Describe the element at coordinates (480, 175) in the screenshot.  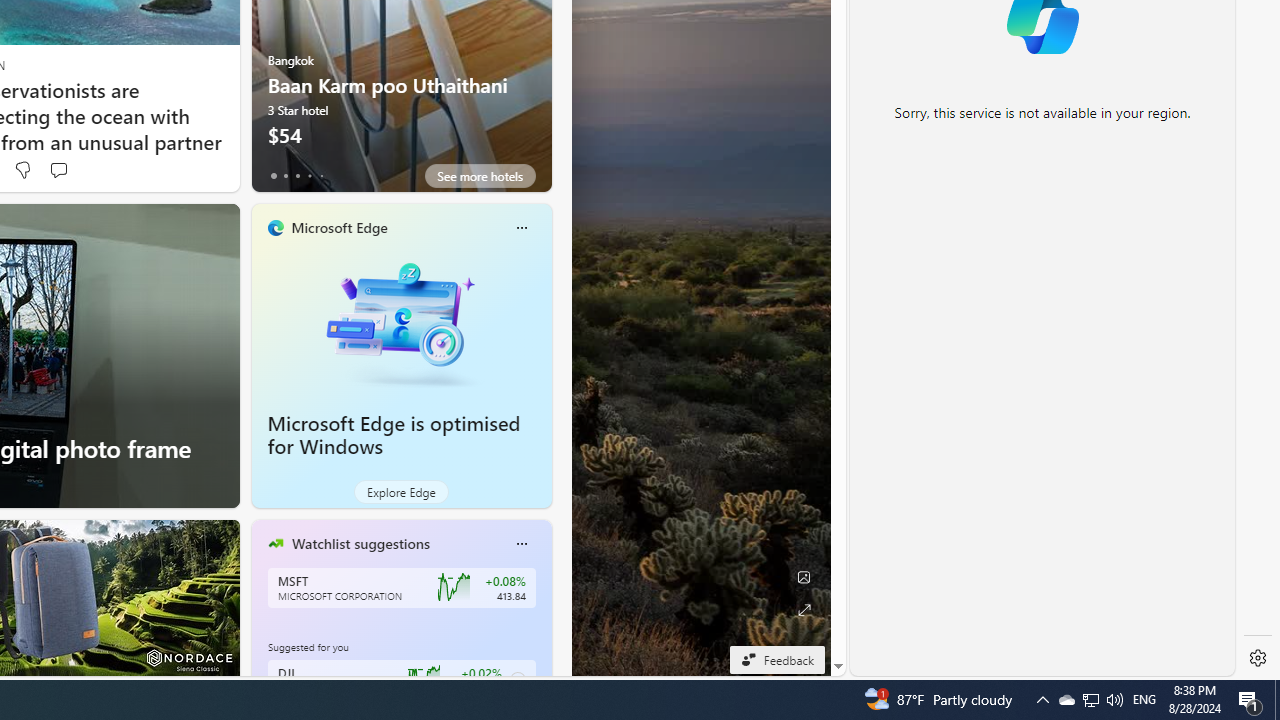
I see `'See more hotels'` at that location.